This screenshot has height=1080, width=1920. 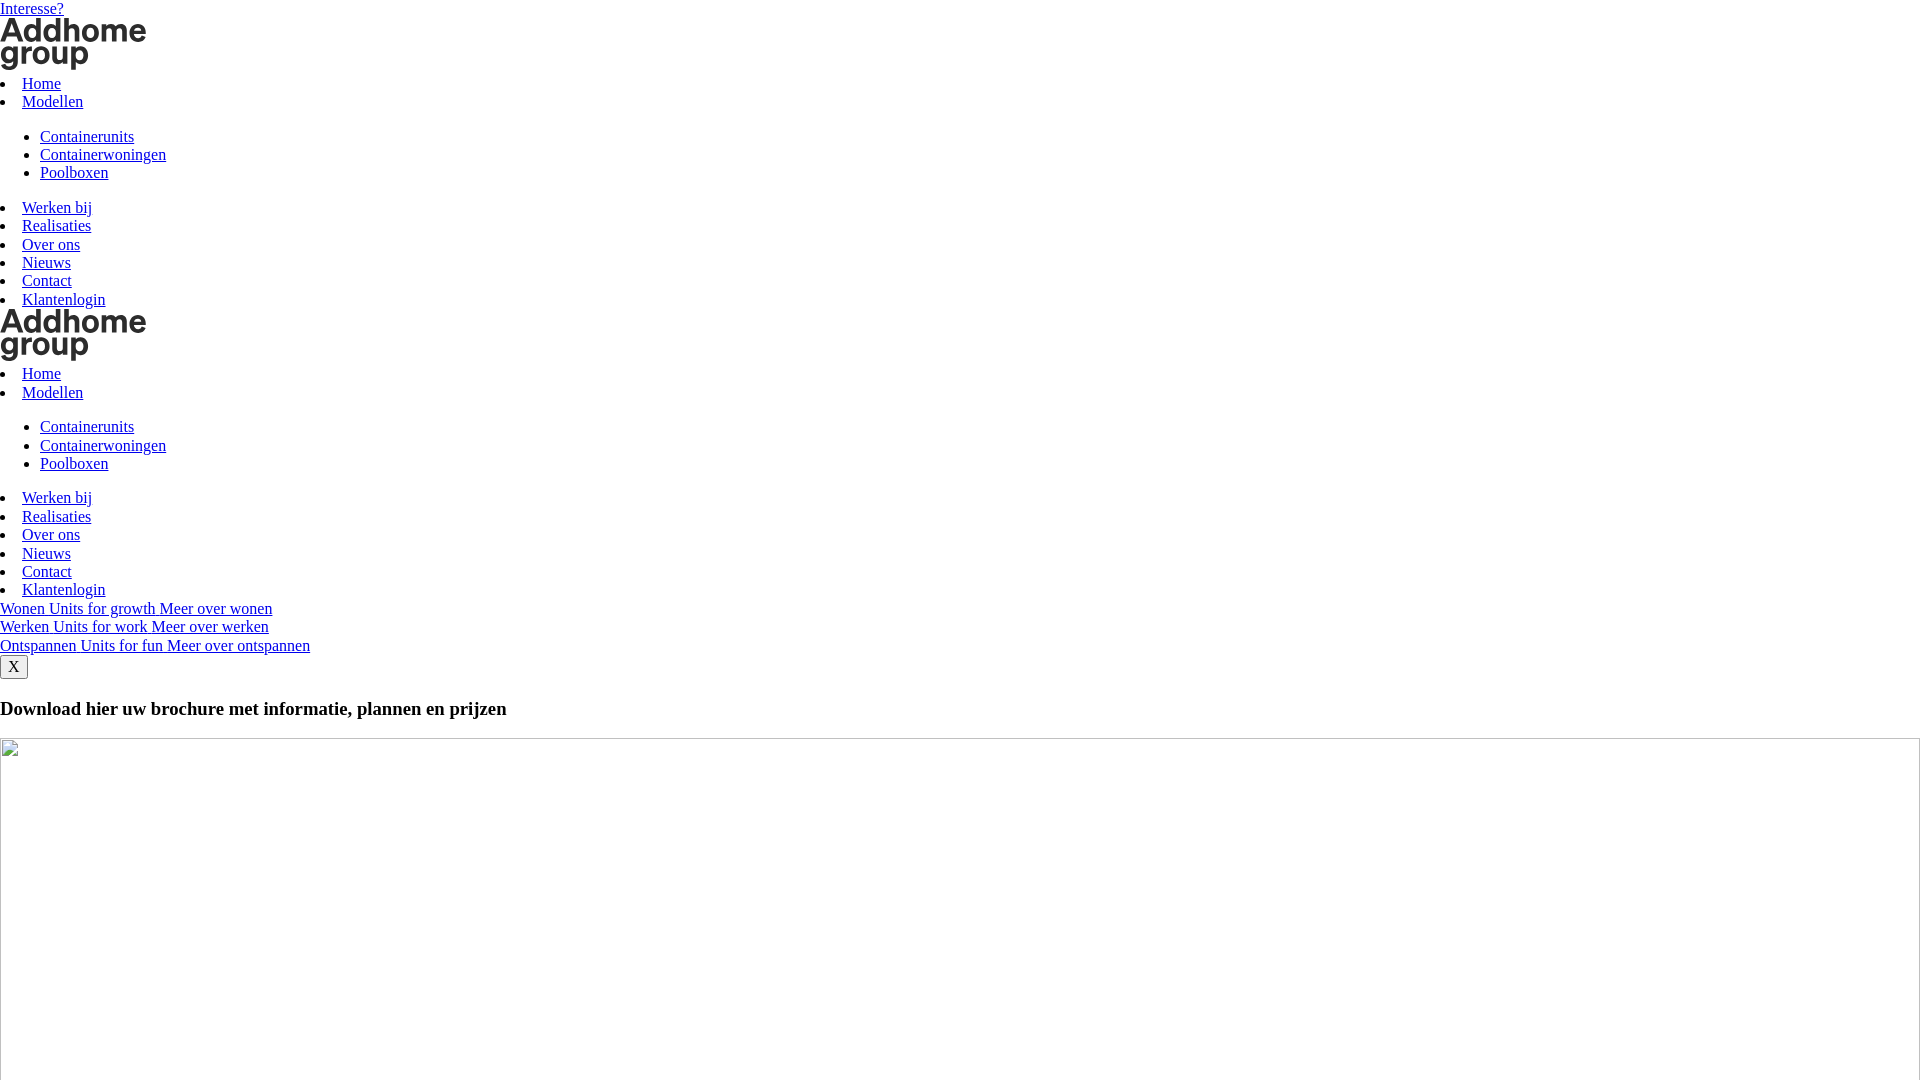 What do you see at coordinates (51, 533) in the screenshot?
I see `'Over ons'` at bounding box center [51, 533].